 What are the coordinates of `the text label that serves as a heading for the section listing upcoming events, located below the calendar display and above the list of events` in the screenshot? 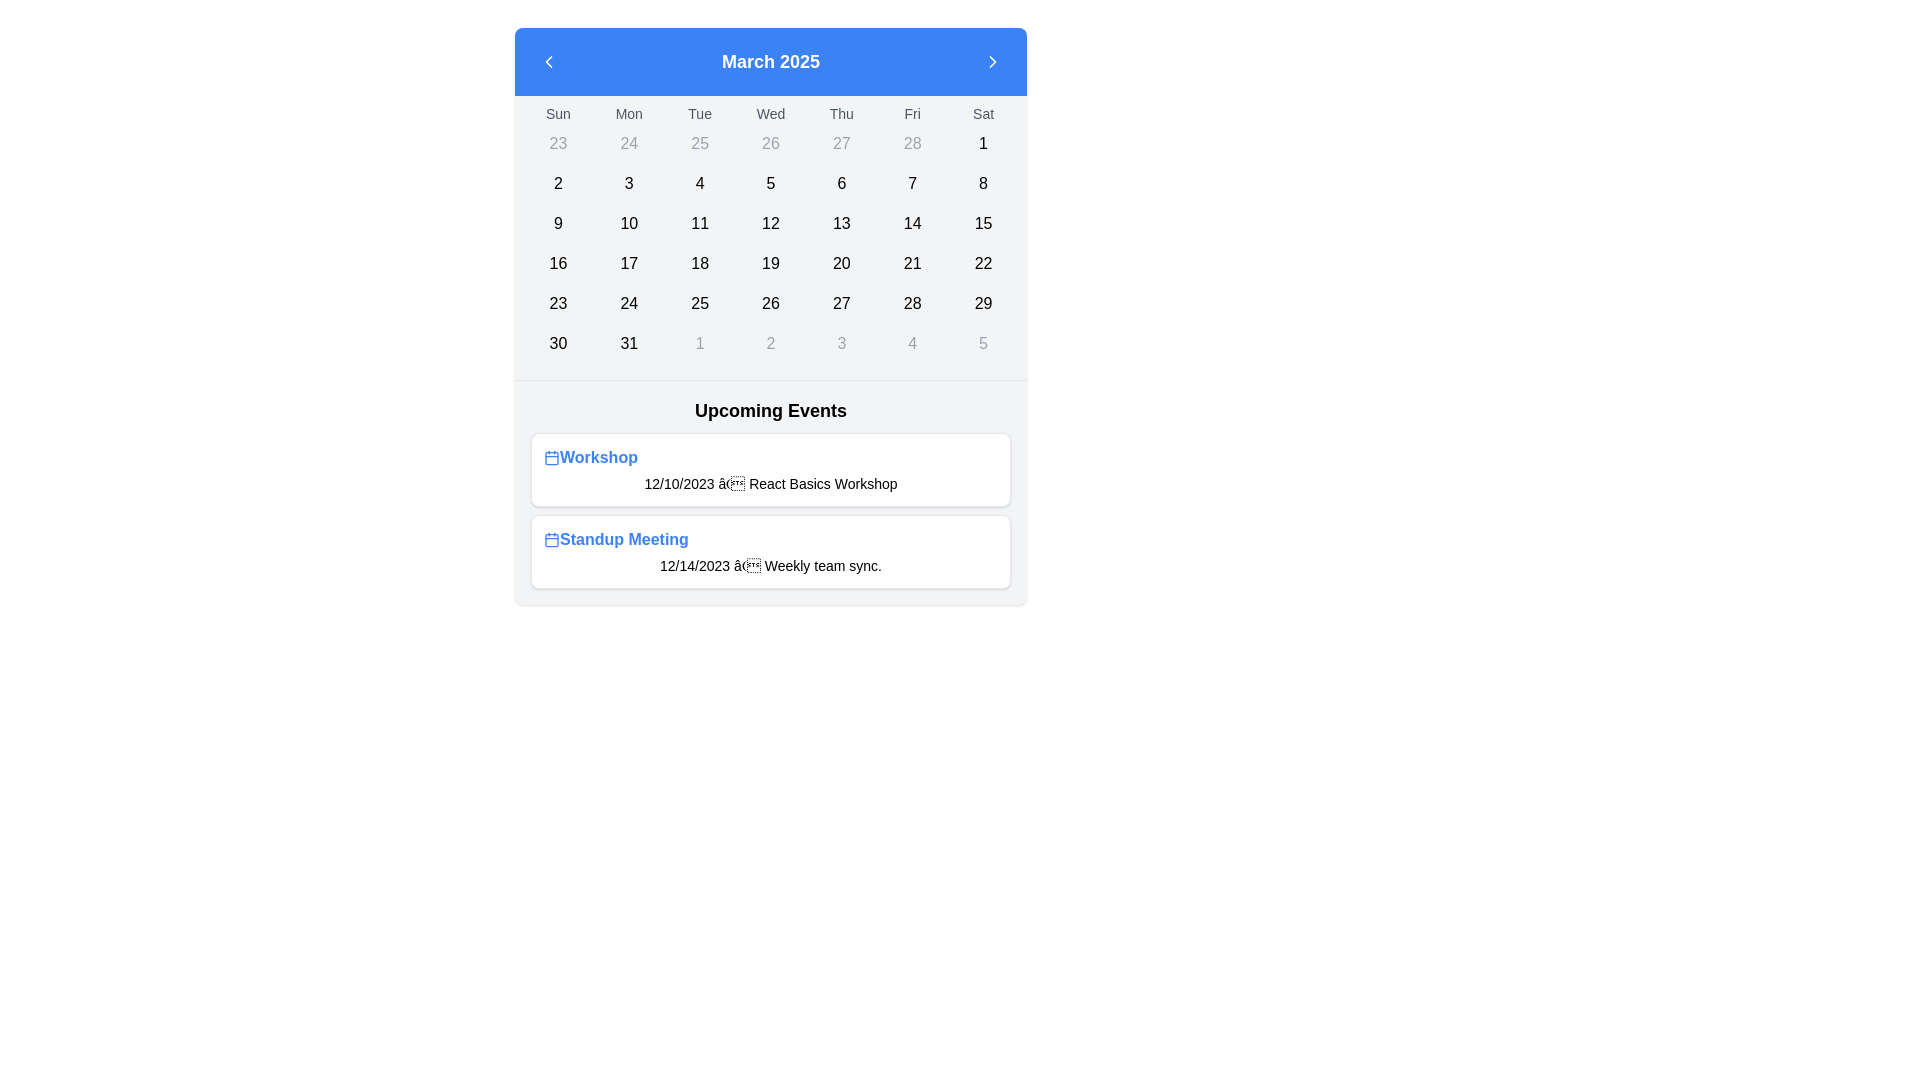 It's located at (770, 410).